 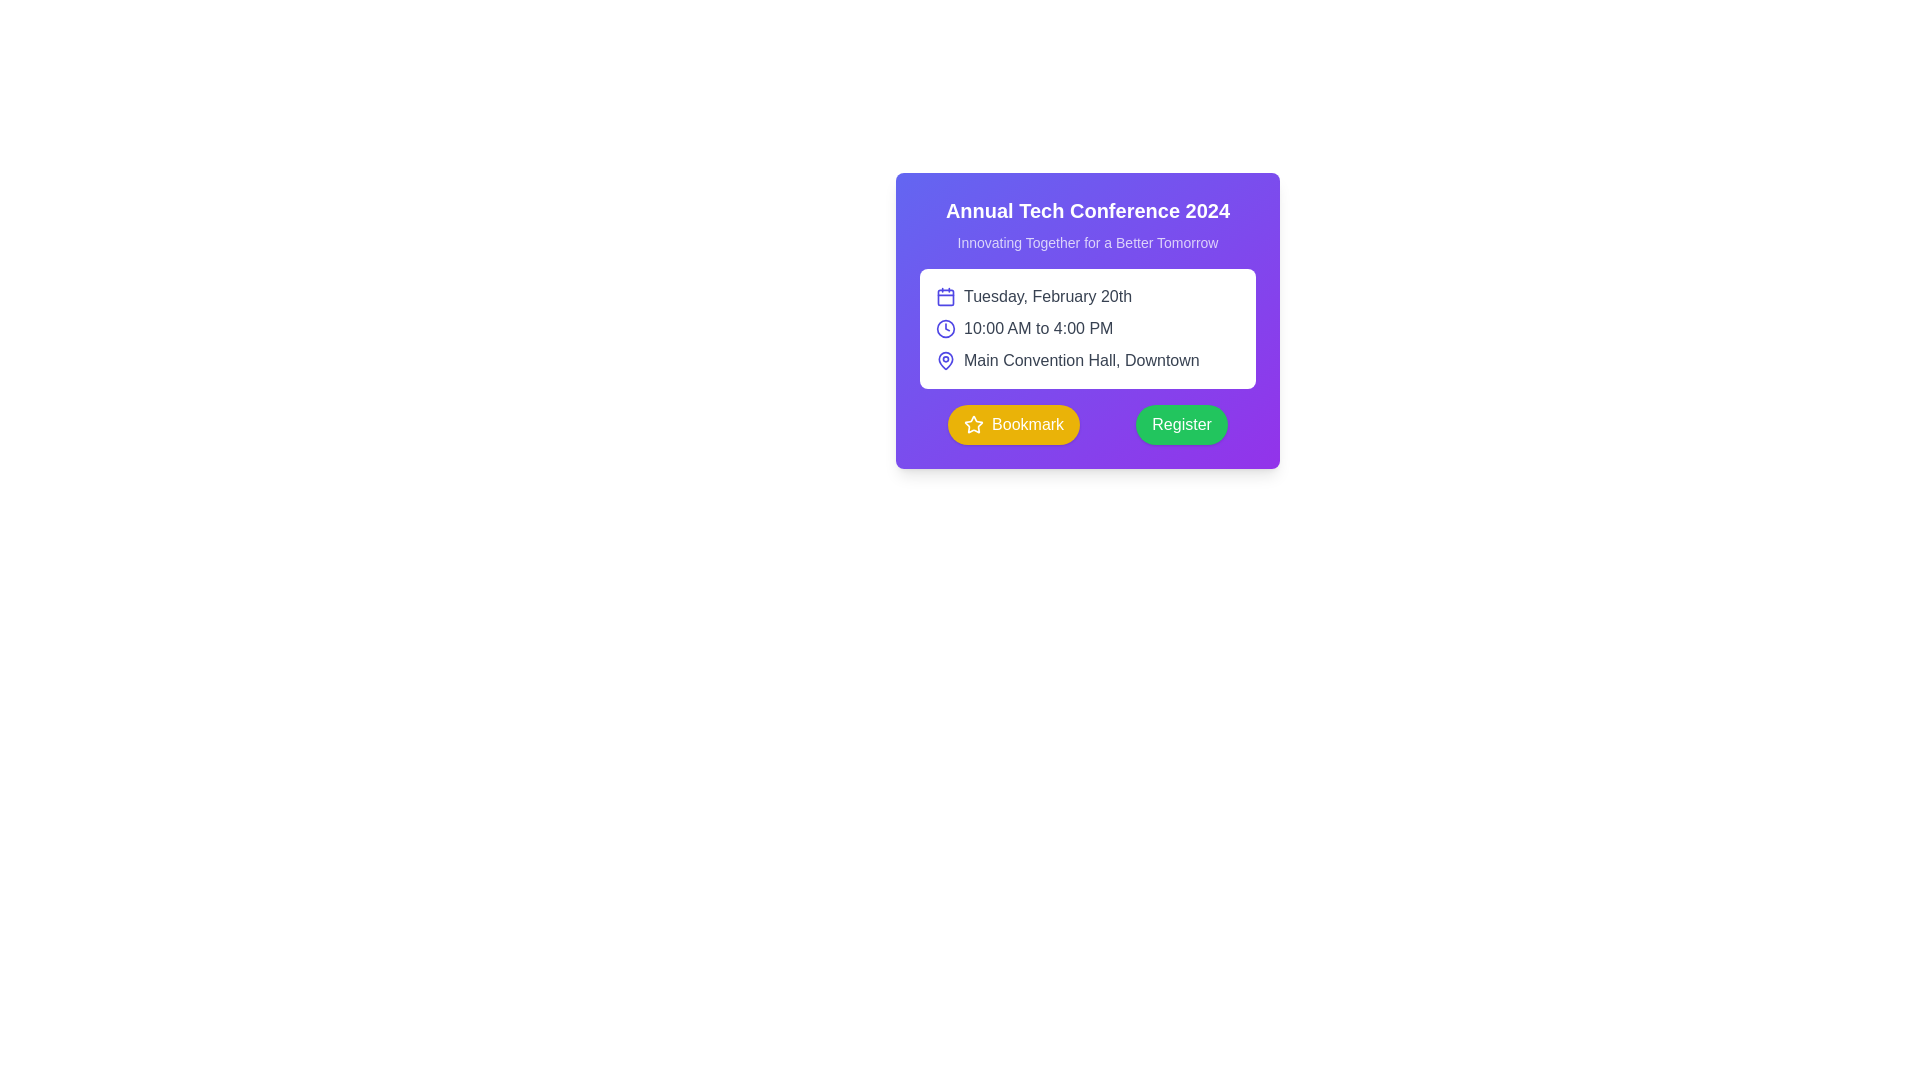 I want to click on the rounded yellow 'Bookmark' button with white text and star icon, located to the left of the 'Register' button in the 'Annual Tech Conference 2024' section, so click(x=1014, y=423).